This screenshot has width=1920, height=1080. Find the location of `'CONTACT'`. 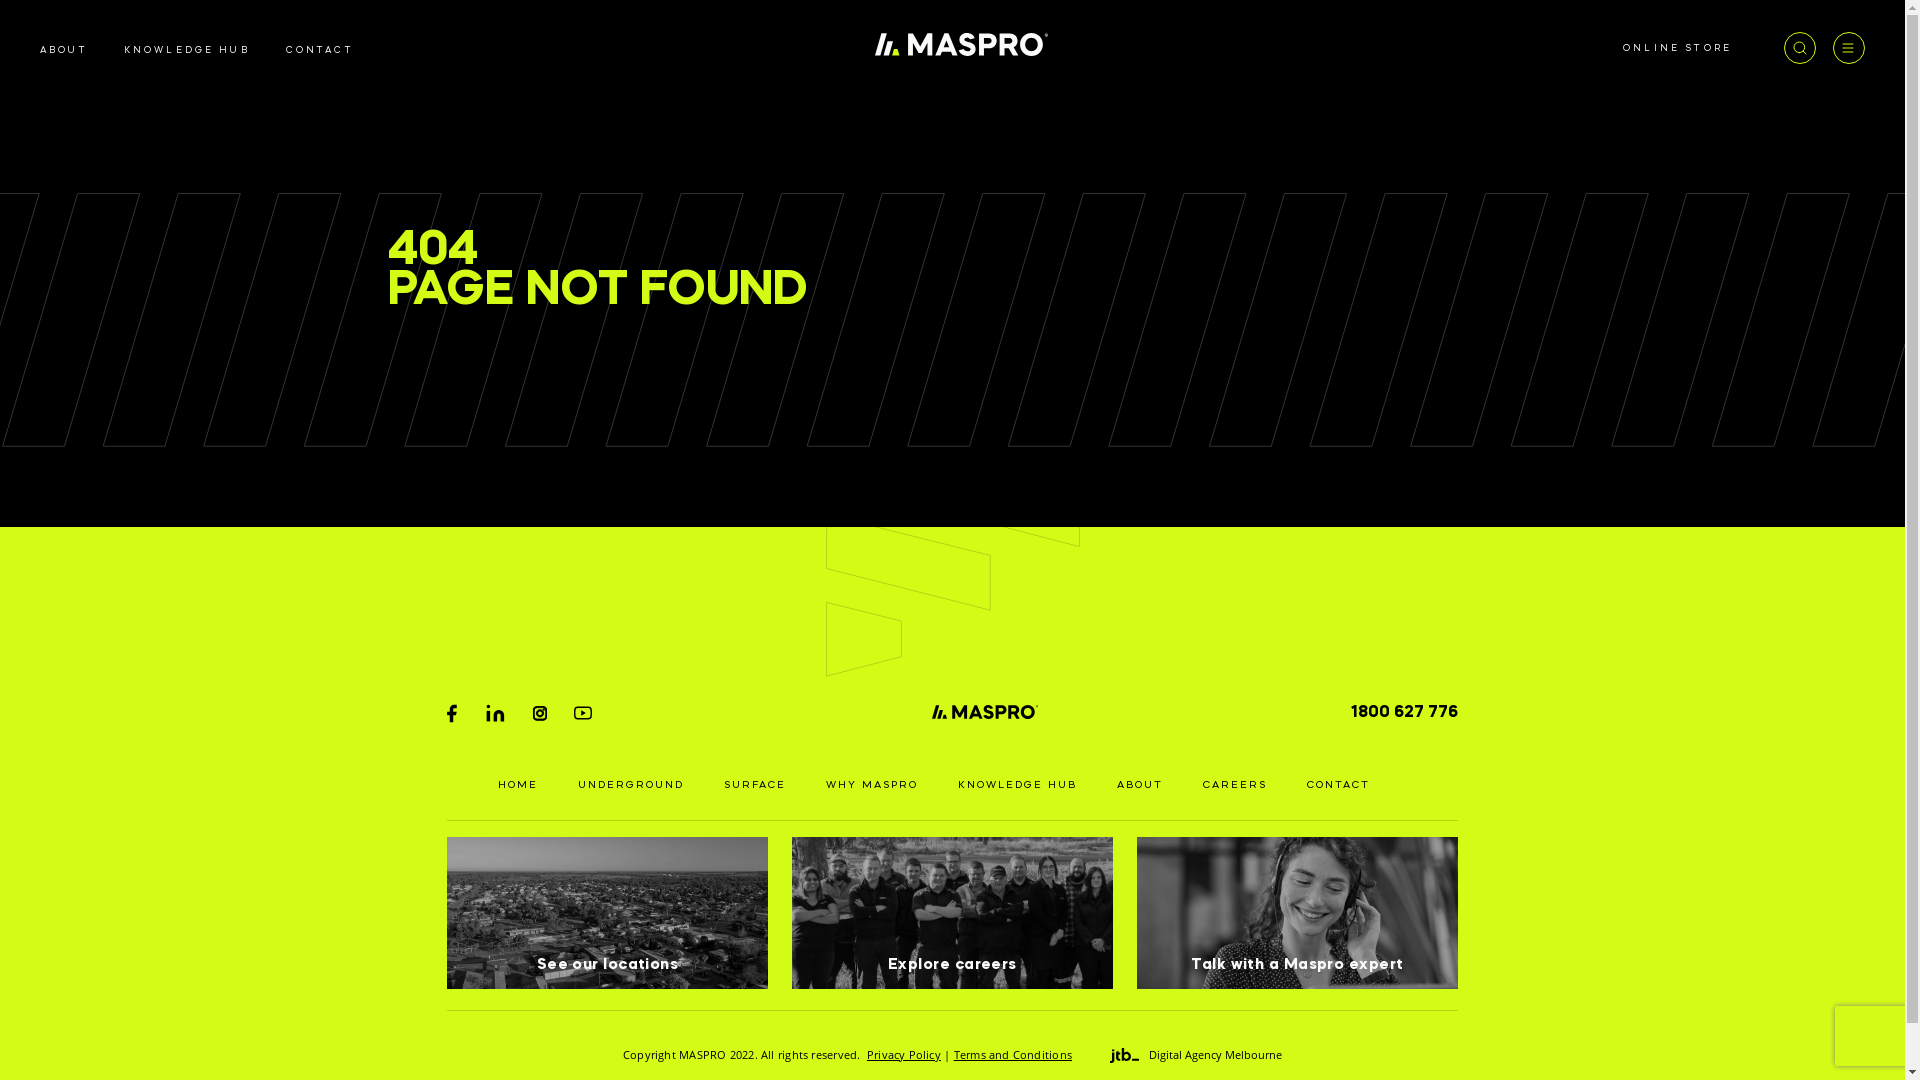

'CONTACT' is located at coordinates (1338, 784).